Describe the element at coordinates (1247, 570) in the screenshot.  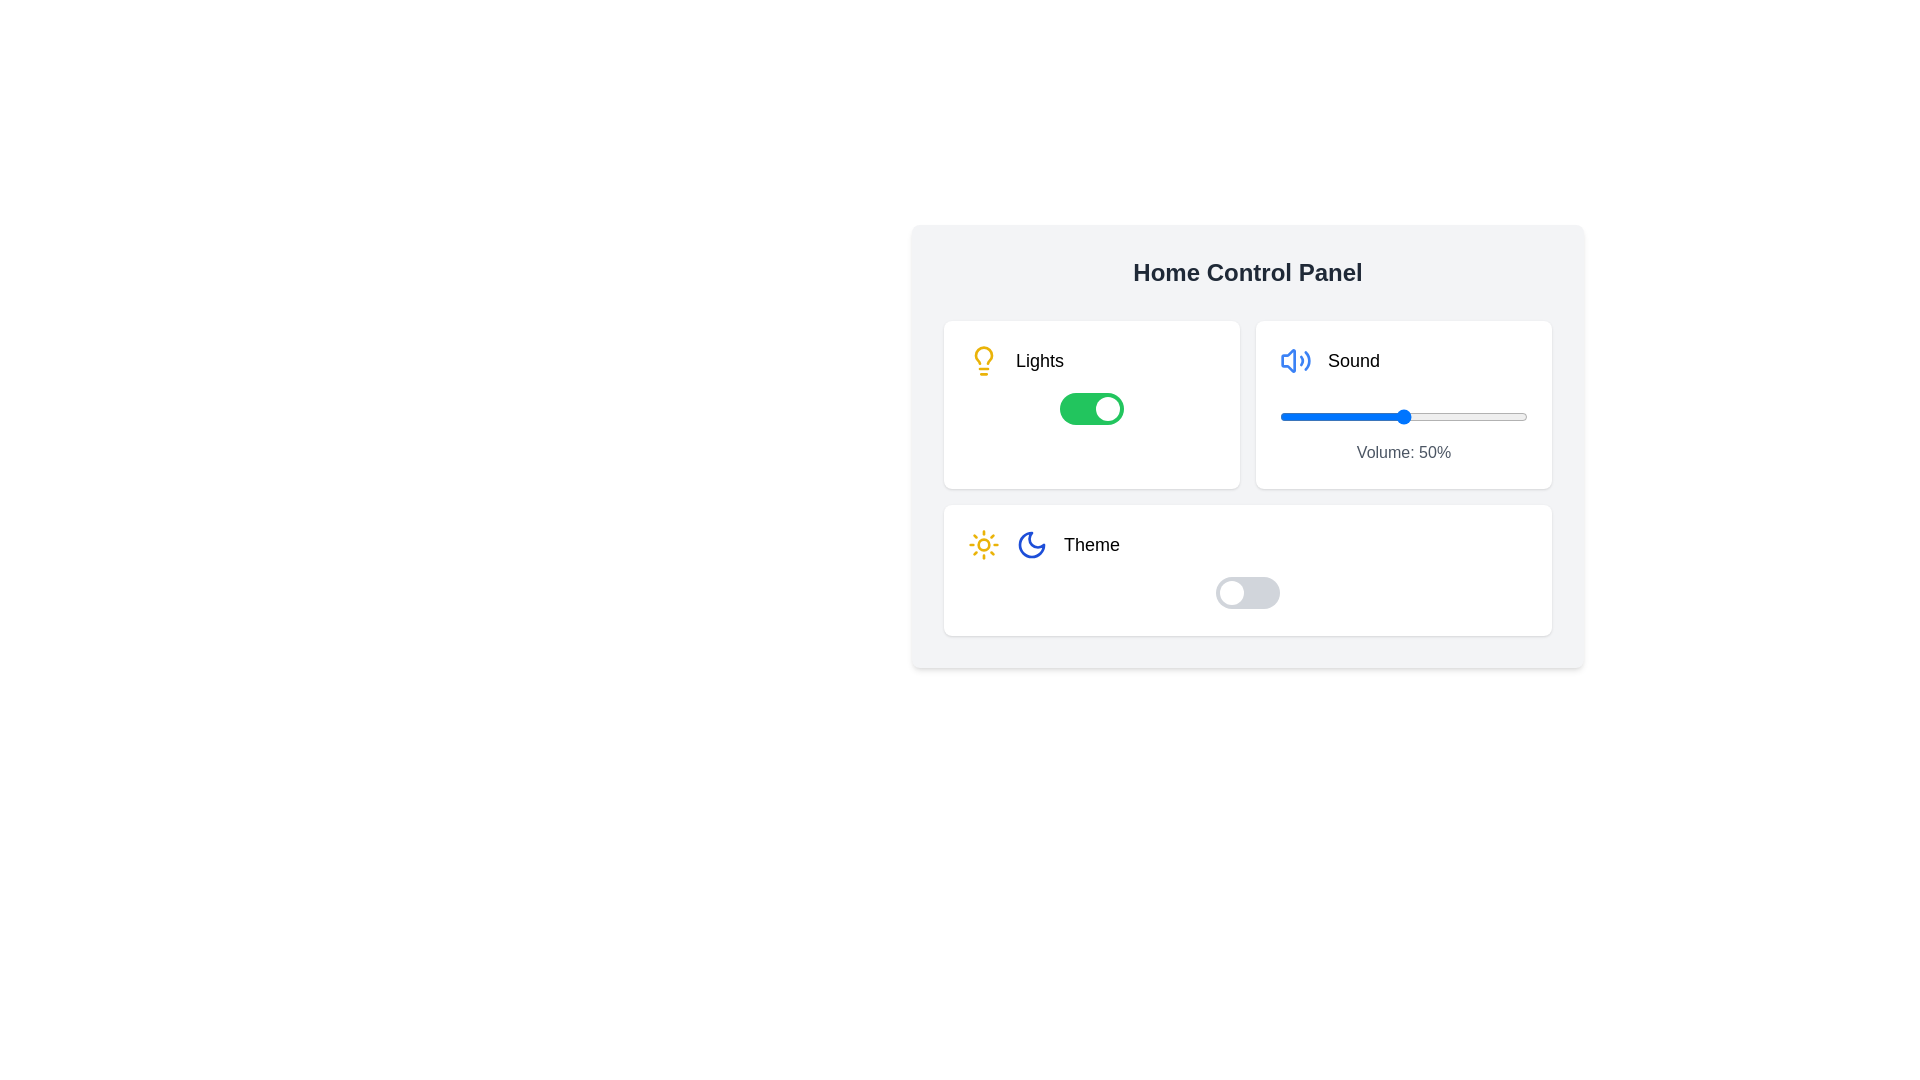
I see `the theme selection card with toggle switch located in the lower section of the Home Control Panel interface` at that location.